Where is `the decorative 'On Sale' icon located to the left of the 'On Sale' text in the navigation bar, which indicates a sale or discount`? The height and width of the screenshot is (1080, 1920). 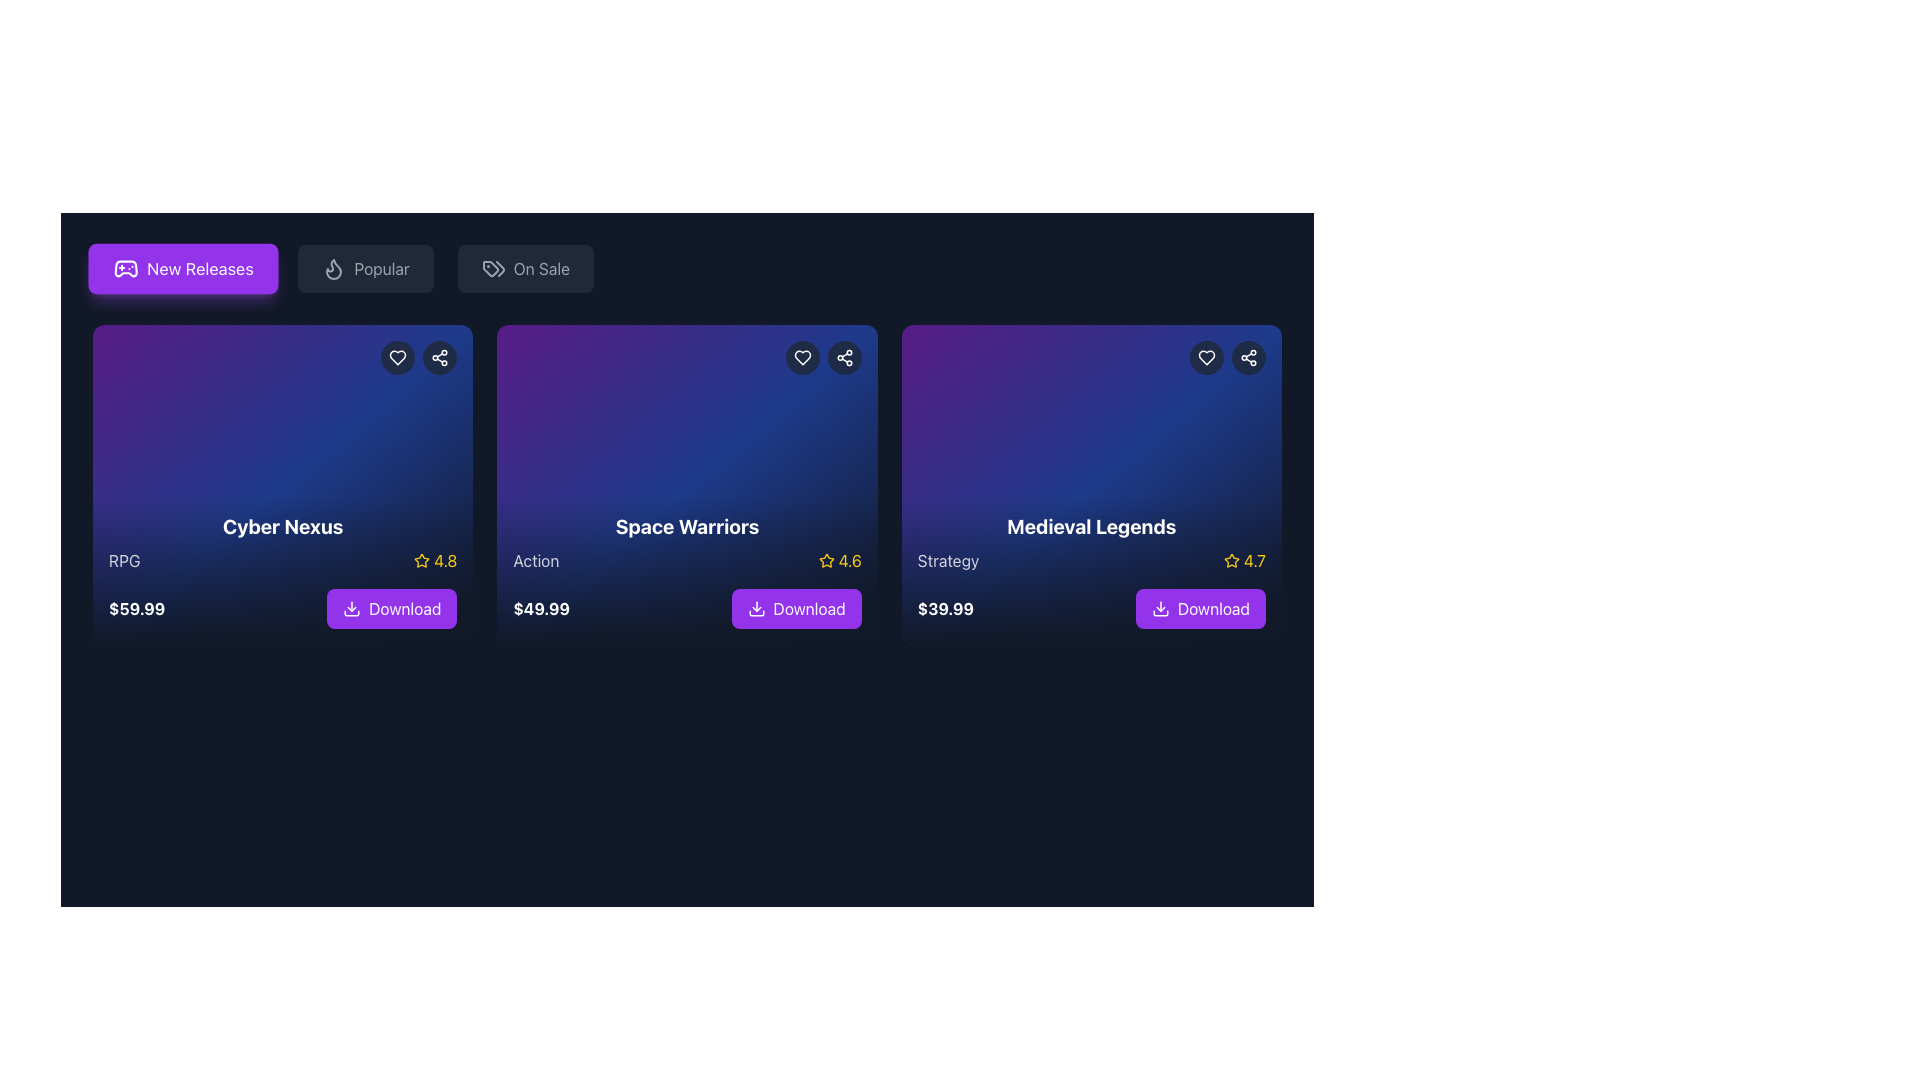 the decorative 'On Sale' icon located to the left of the 'On Sale' text in the navigation bar, which indicates a sale or discount is located at coordinates (493, 268).